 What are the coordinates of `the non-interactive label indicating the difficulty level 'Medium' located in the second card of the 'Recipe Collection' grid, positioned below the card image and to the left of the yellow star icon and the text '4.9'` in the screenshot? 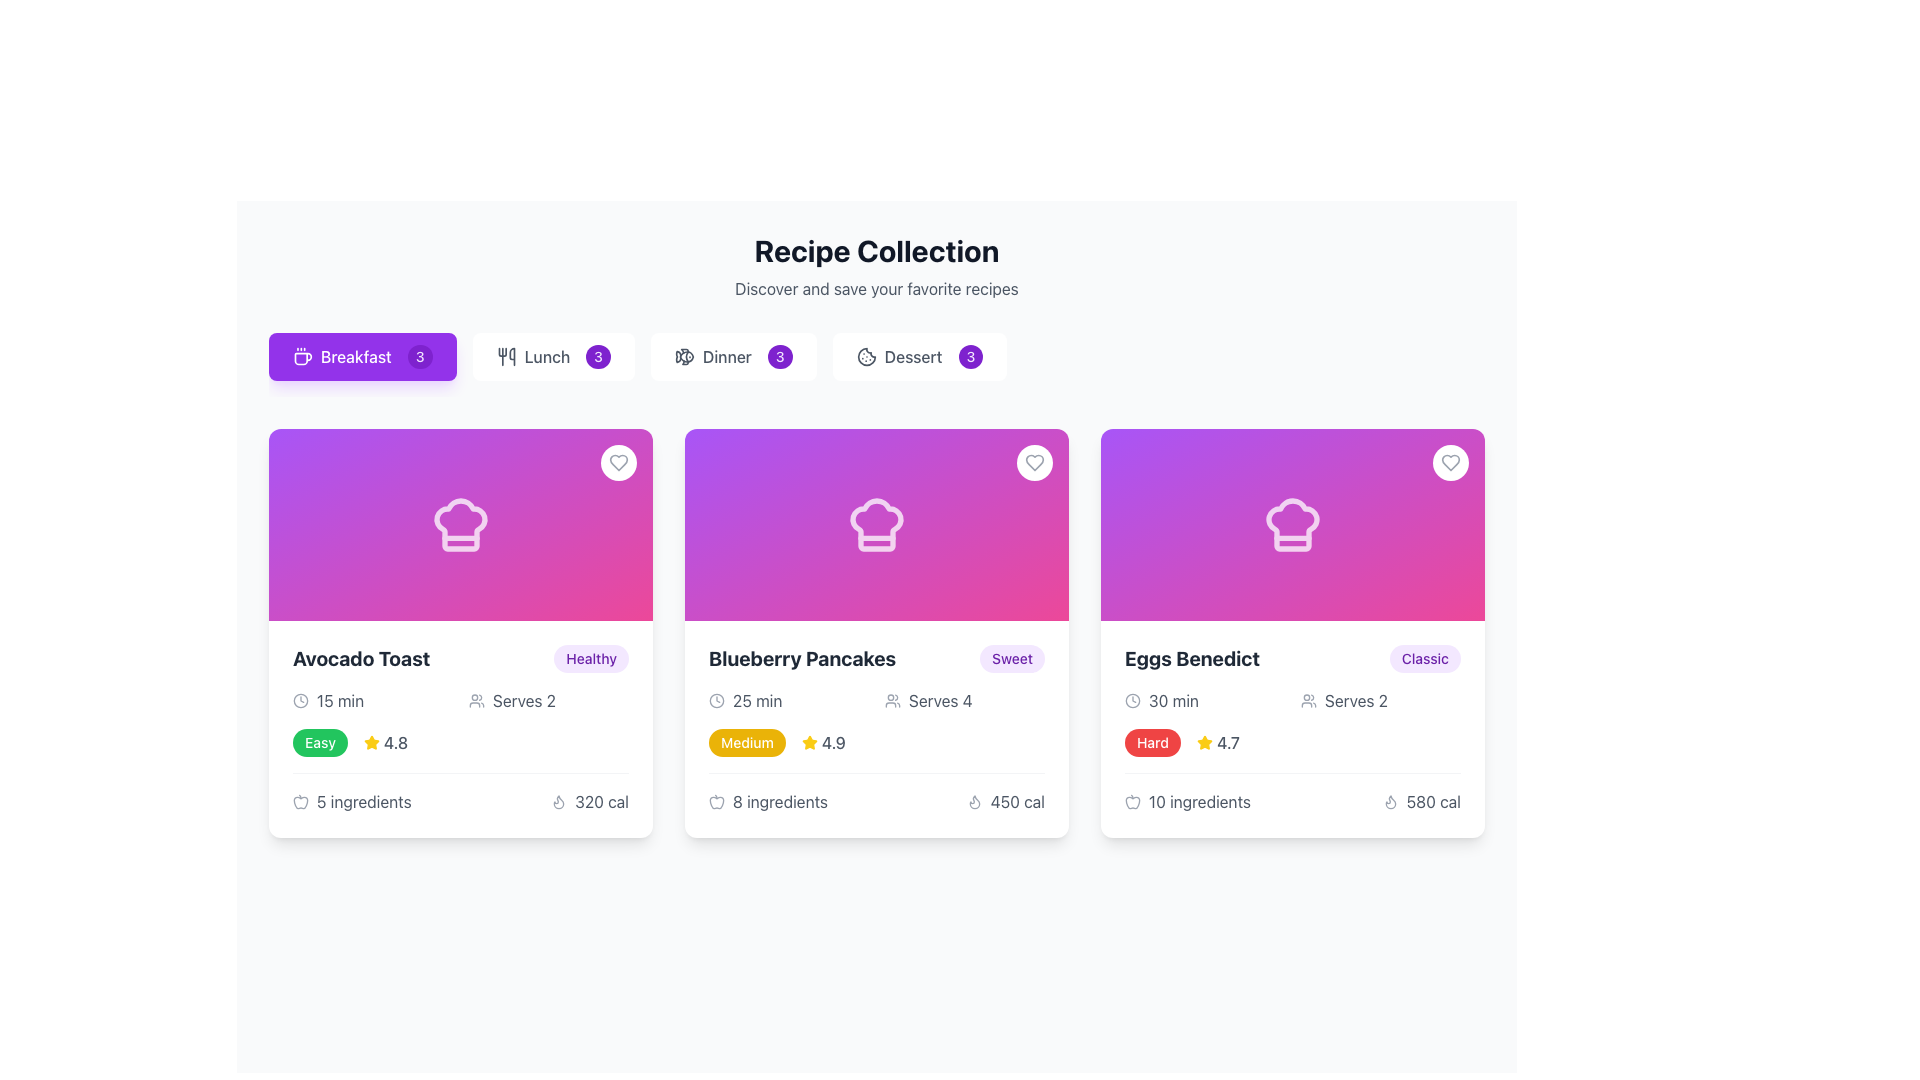 It's located at (746, 743).